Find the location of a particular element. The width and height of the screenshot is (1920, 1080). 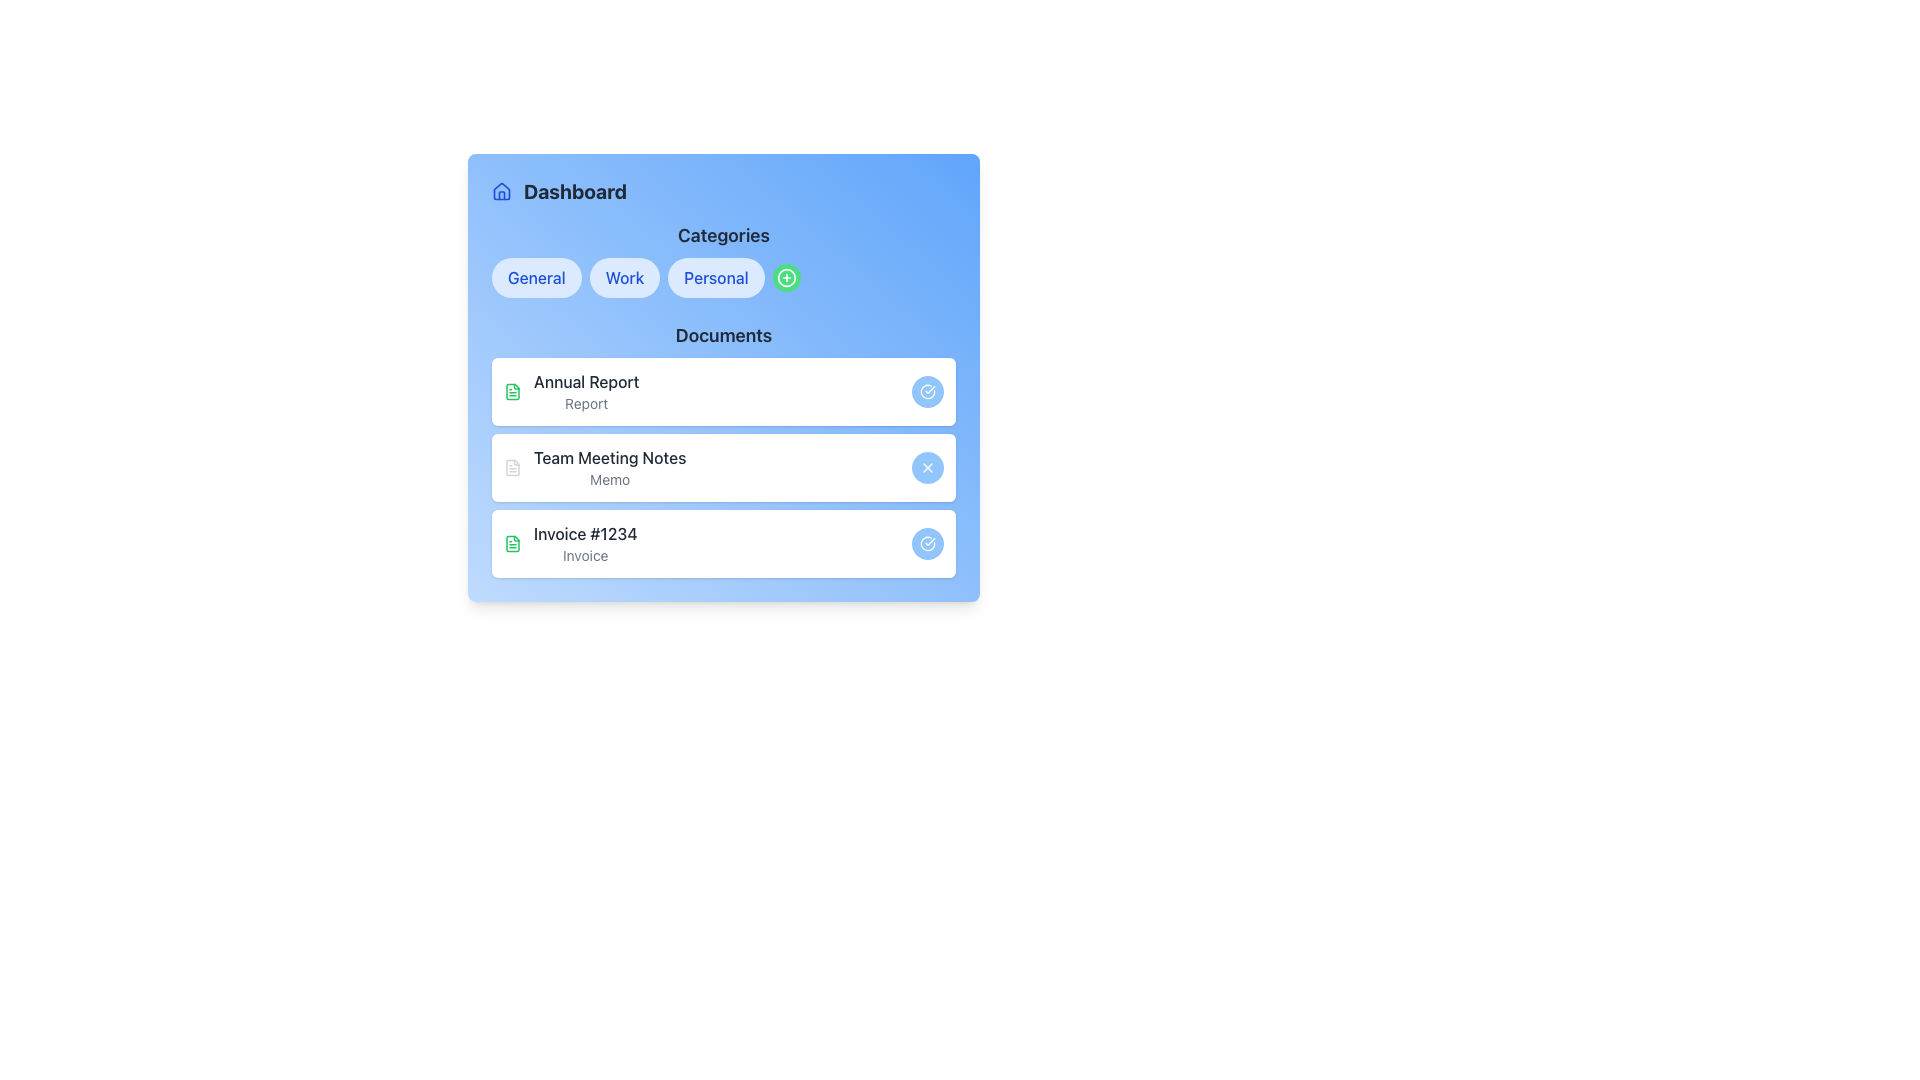

the 'Team Meeting Notes' document entry is located at coordinates (609, 467).